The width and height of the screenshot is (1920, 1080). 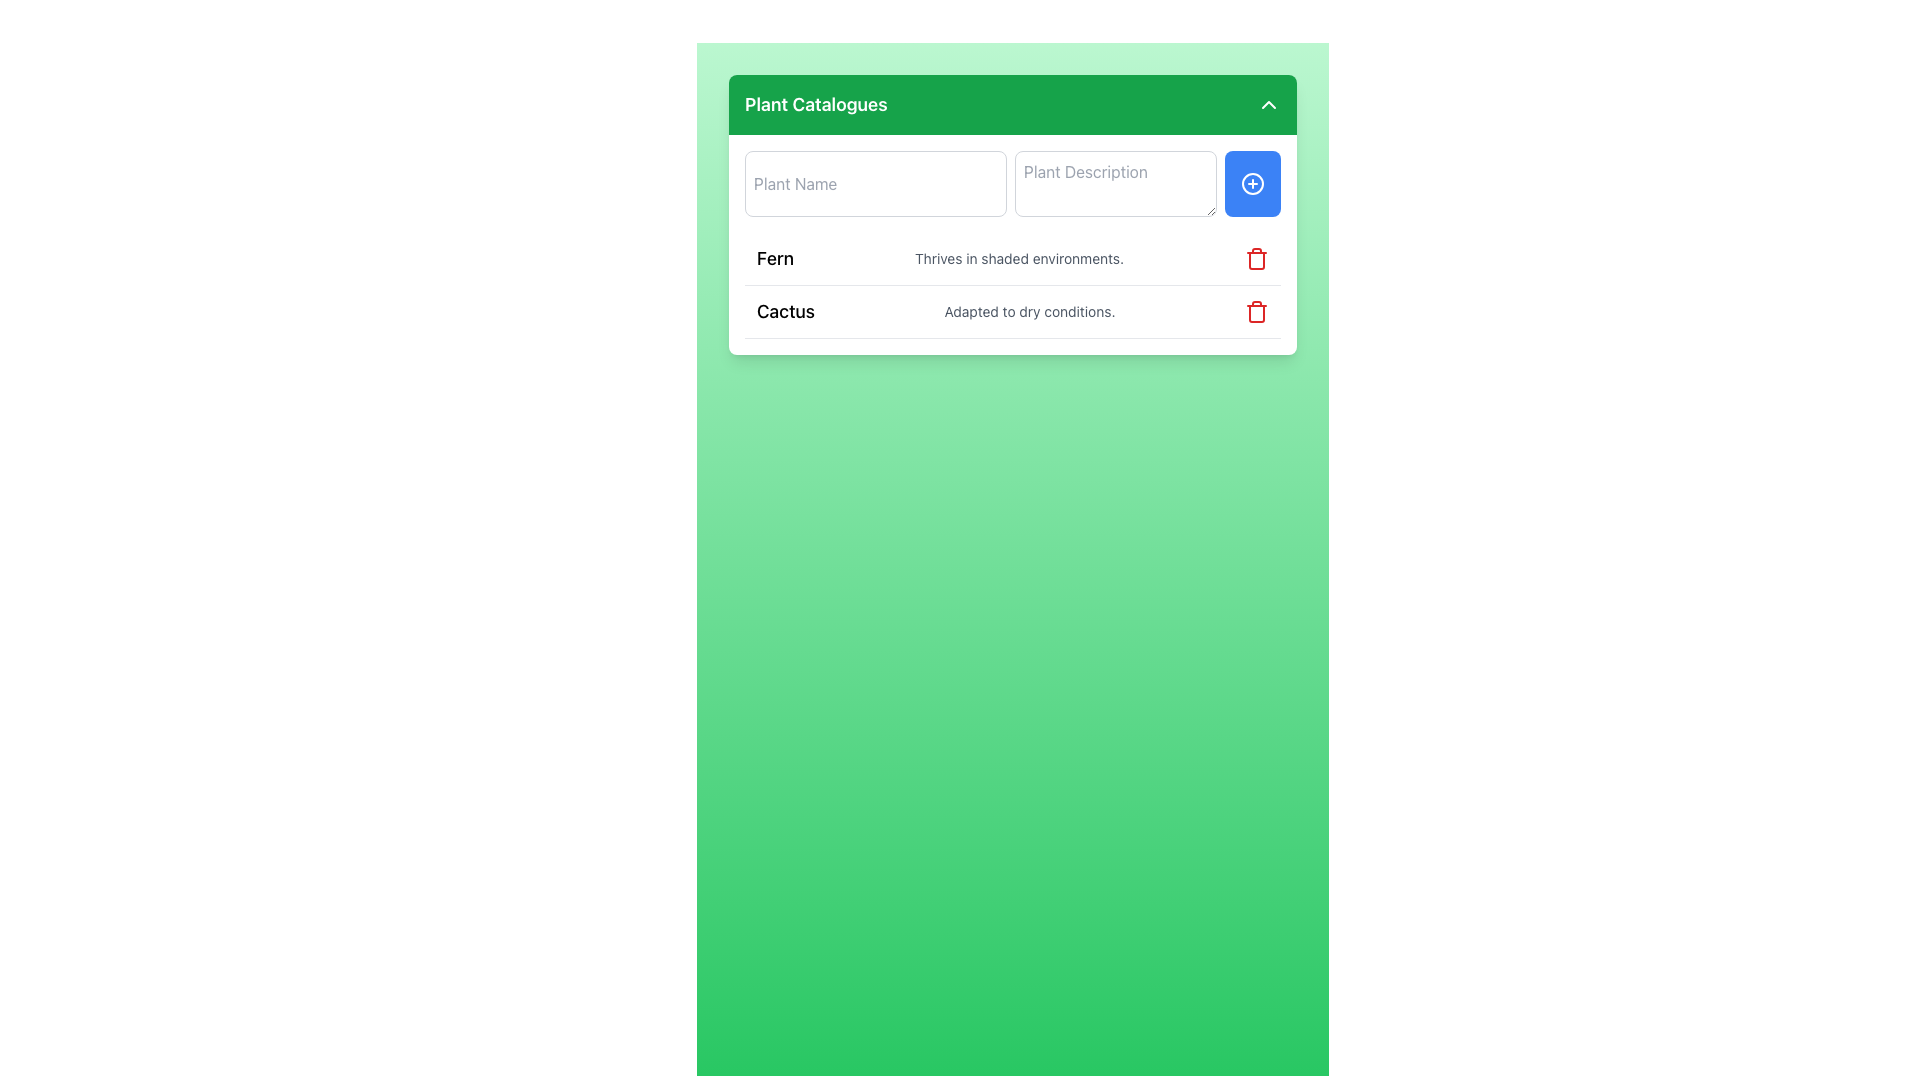 What do you see at coordinates (1251, 184) in the screenshot?
I see `the 'Add' button located to the far right of the input fields for 'Plant Name' and 'Plant Description' to bring it into the active state` at bounding box center [1251, 184].